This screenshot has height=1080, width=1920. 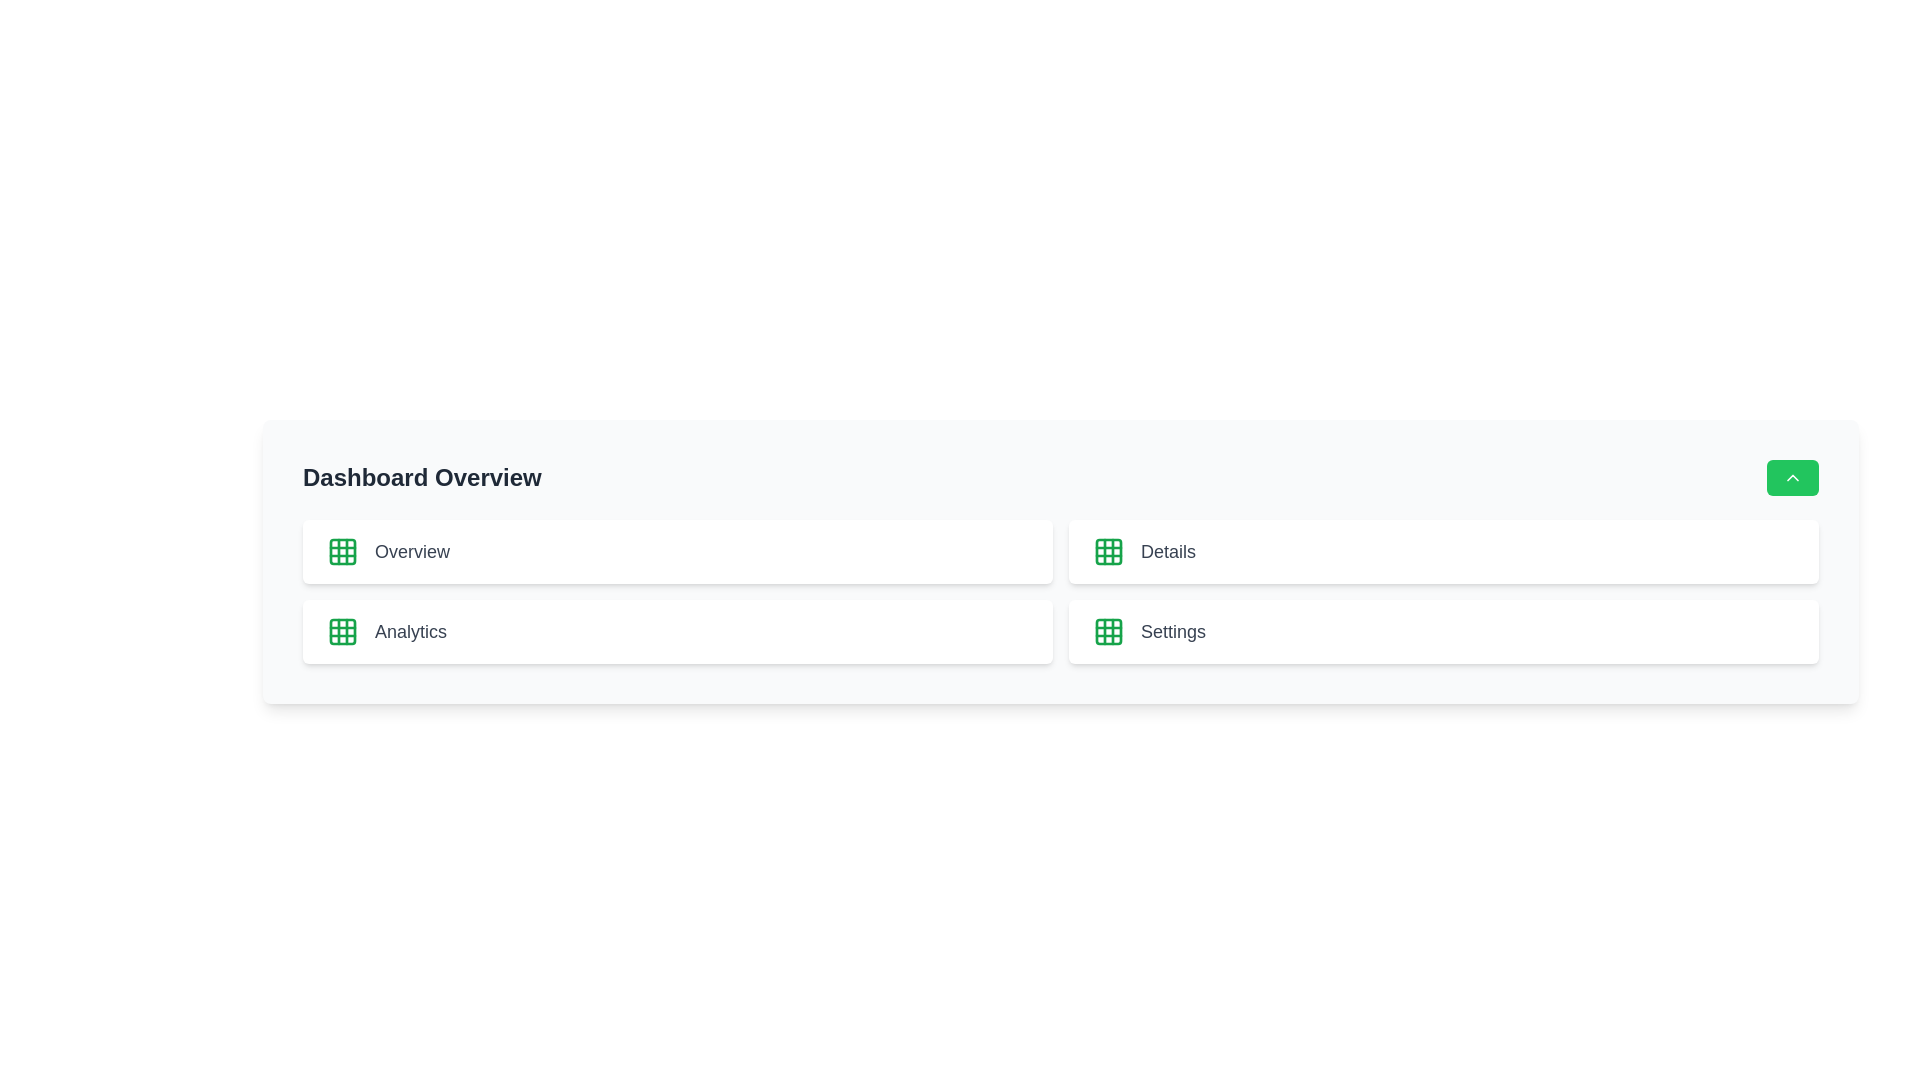 I want to click on the 'Overview' label in the dashboard section, which is located to the right of the green grid icon, so click(x=411, y=551).